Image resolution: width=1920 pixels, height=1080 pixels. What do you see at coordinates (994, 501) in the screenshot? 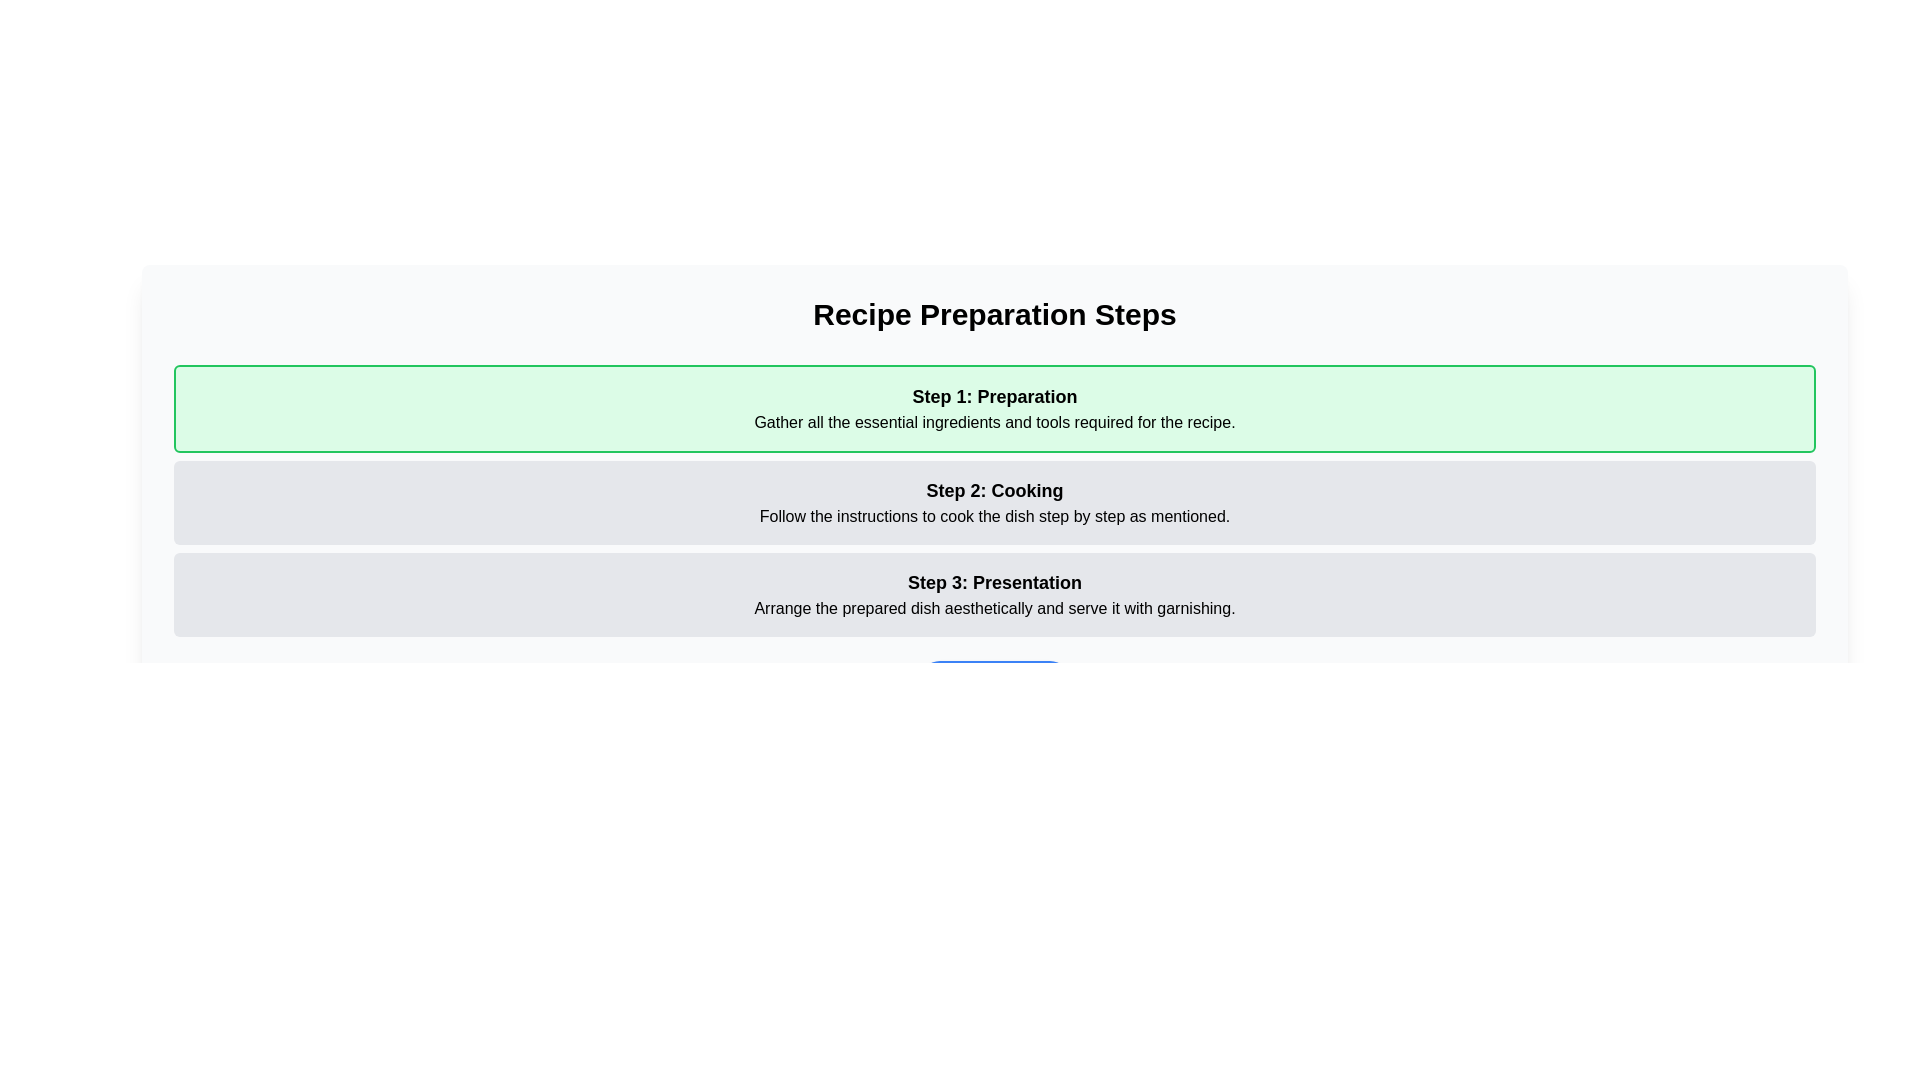
I see `text from the informational text block that provides guidance for the cooking phase, positioned between 'Step 1: Preparation' and 'Step 3: Presentation'` at bounding box center [994, 501].